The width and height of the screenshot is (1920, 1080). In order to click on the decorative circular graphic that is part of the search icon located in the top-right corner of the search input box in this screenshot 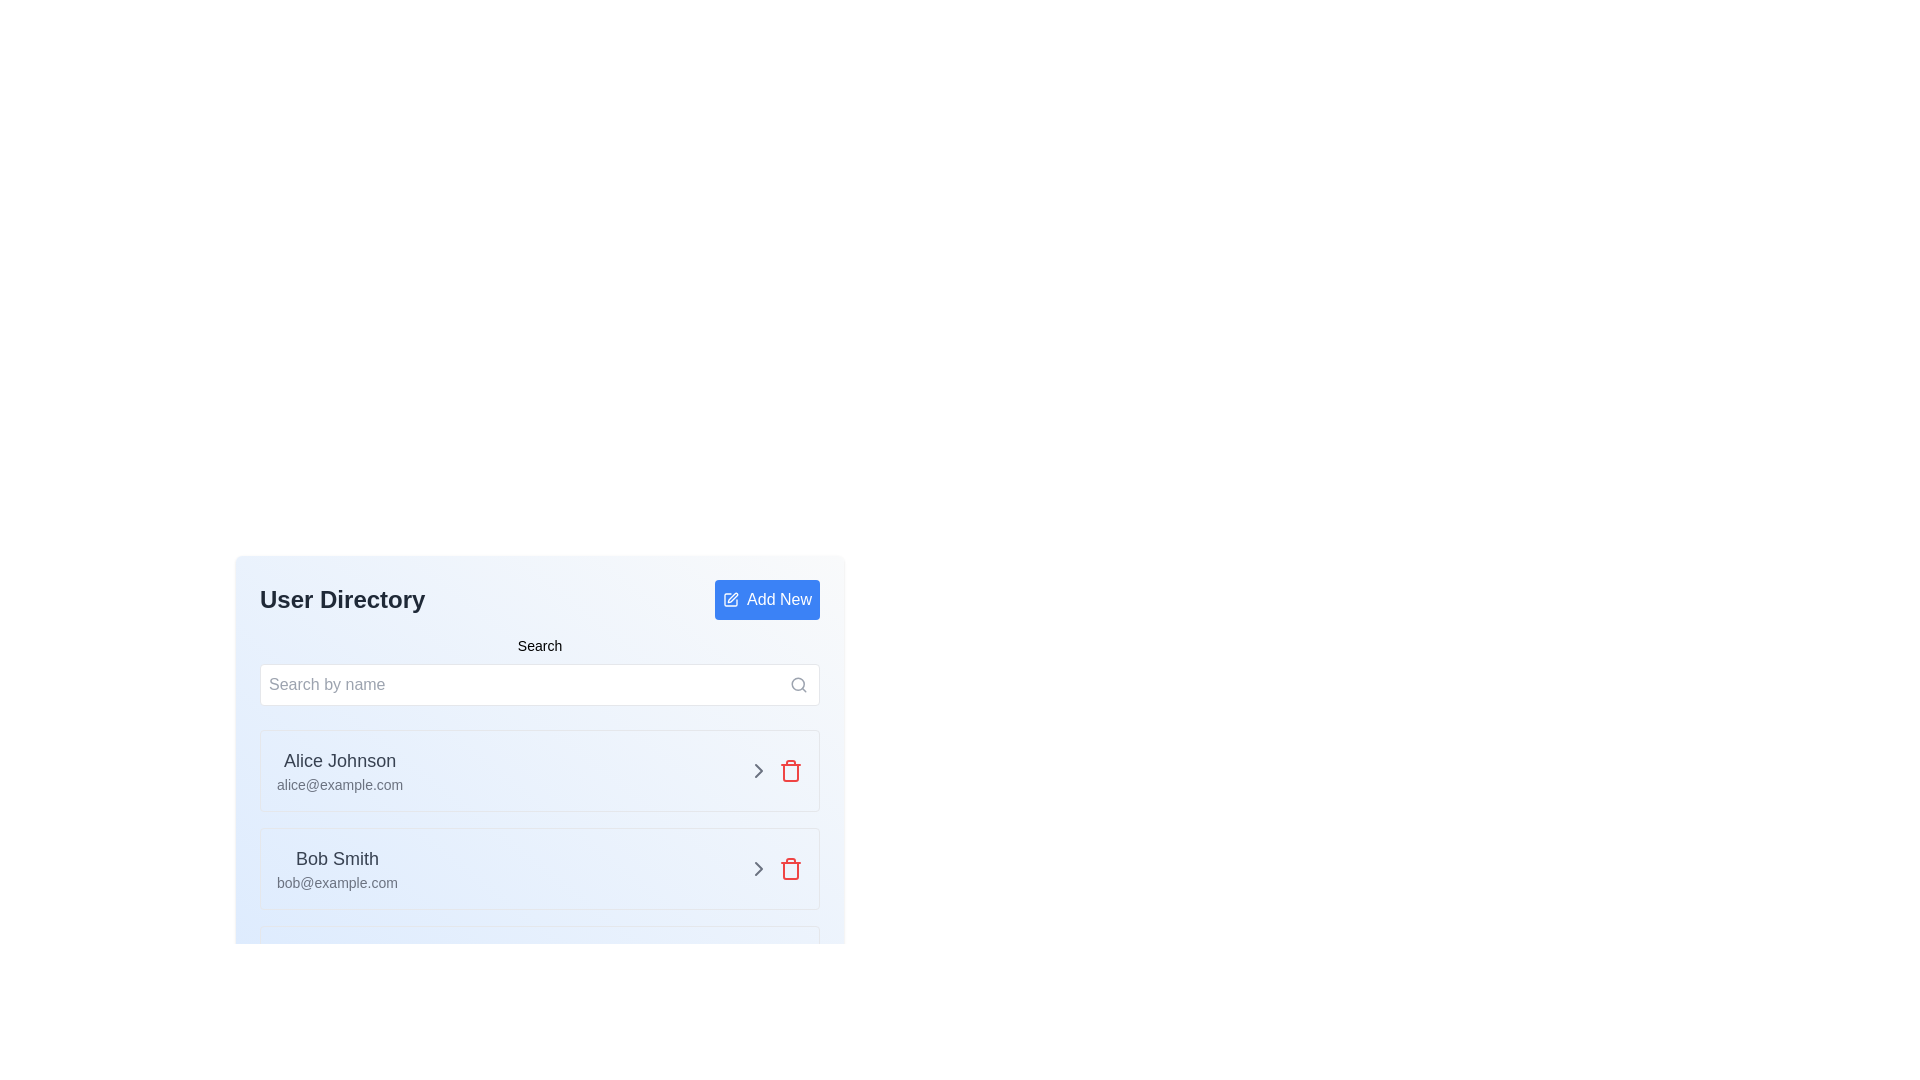, I will do `click(797, 683)`.